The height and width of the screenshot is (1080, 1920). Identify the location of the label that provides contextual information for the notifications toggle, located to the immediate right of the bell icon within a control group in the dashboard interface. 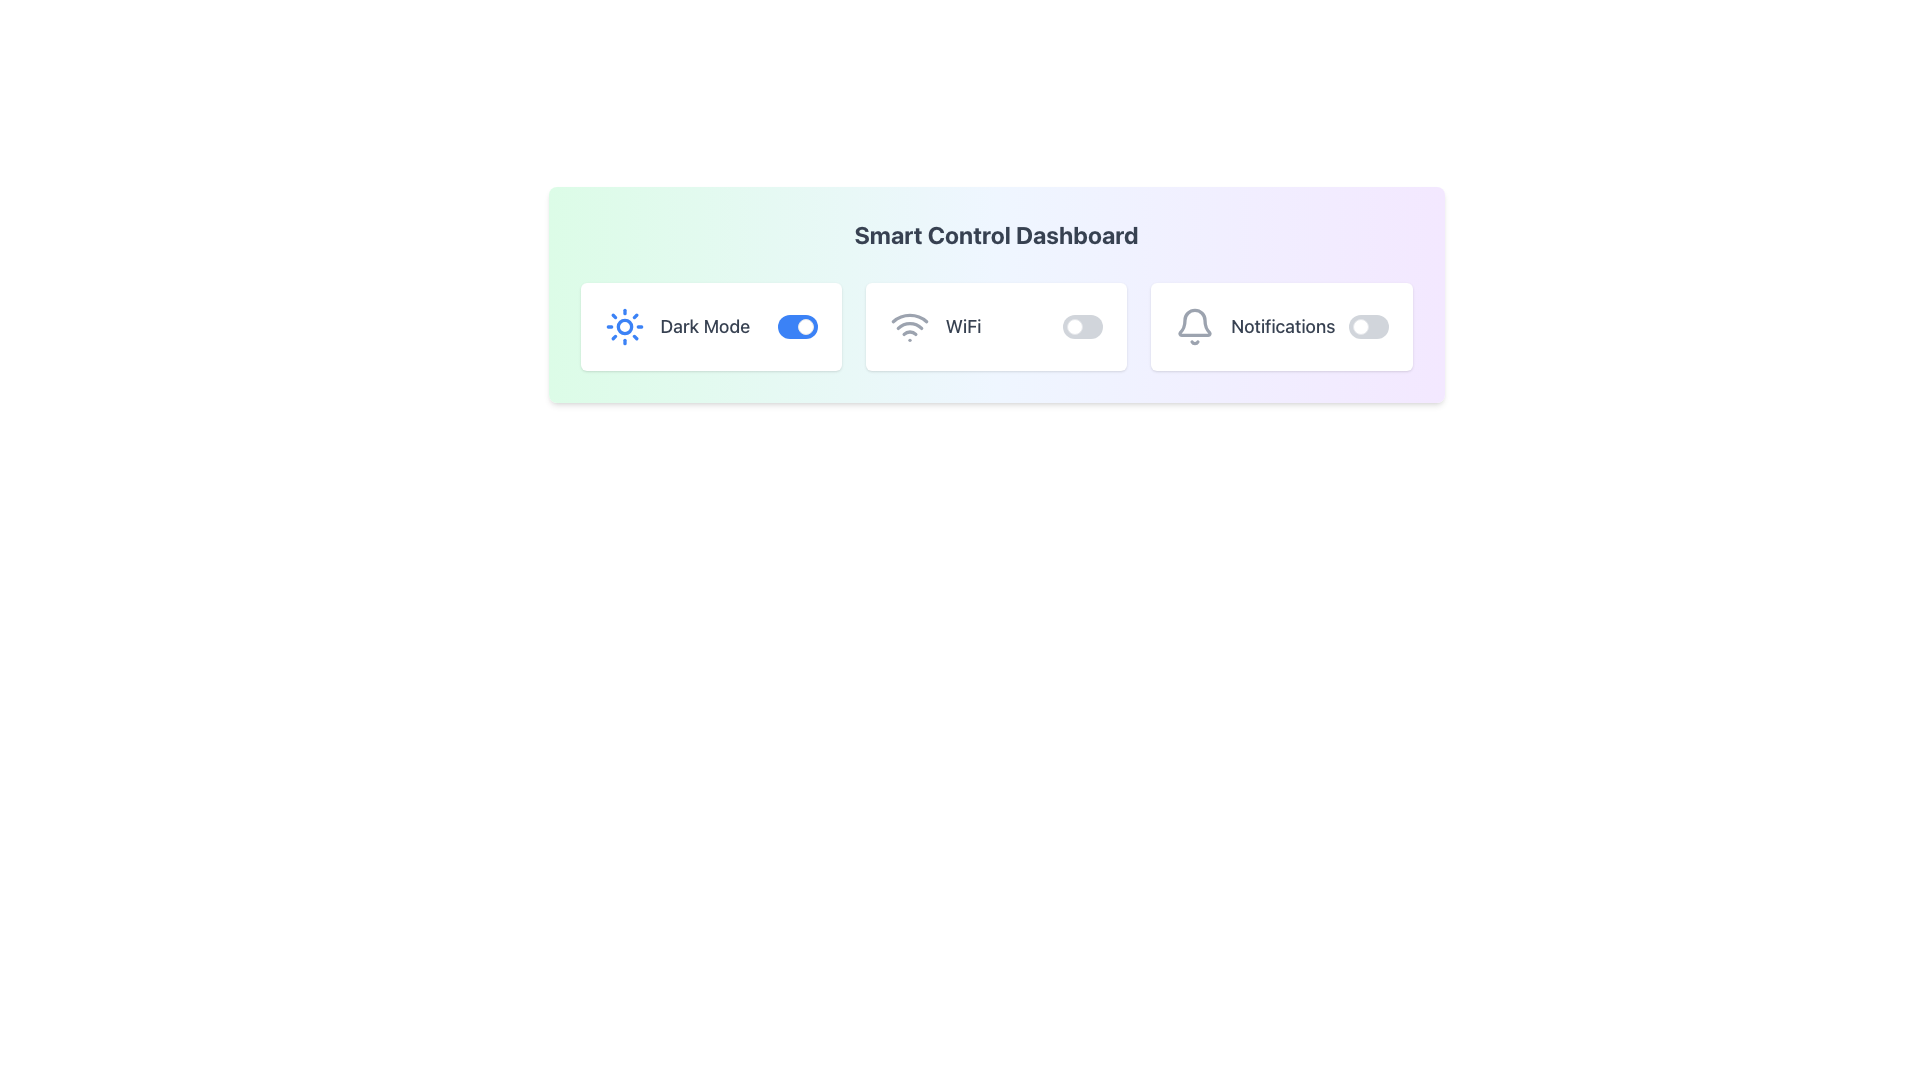
(1283, 326).